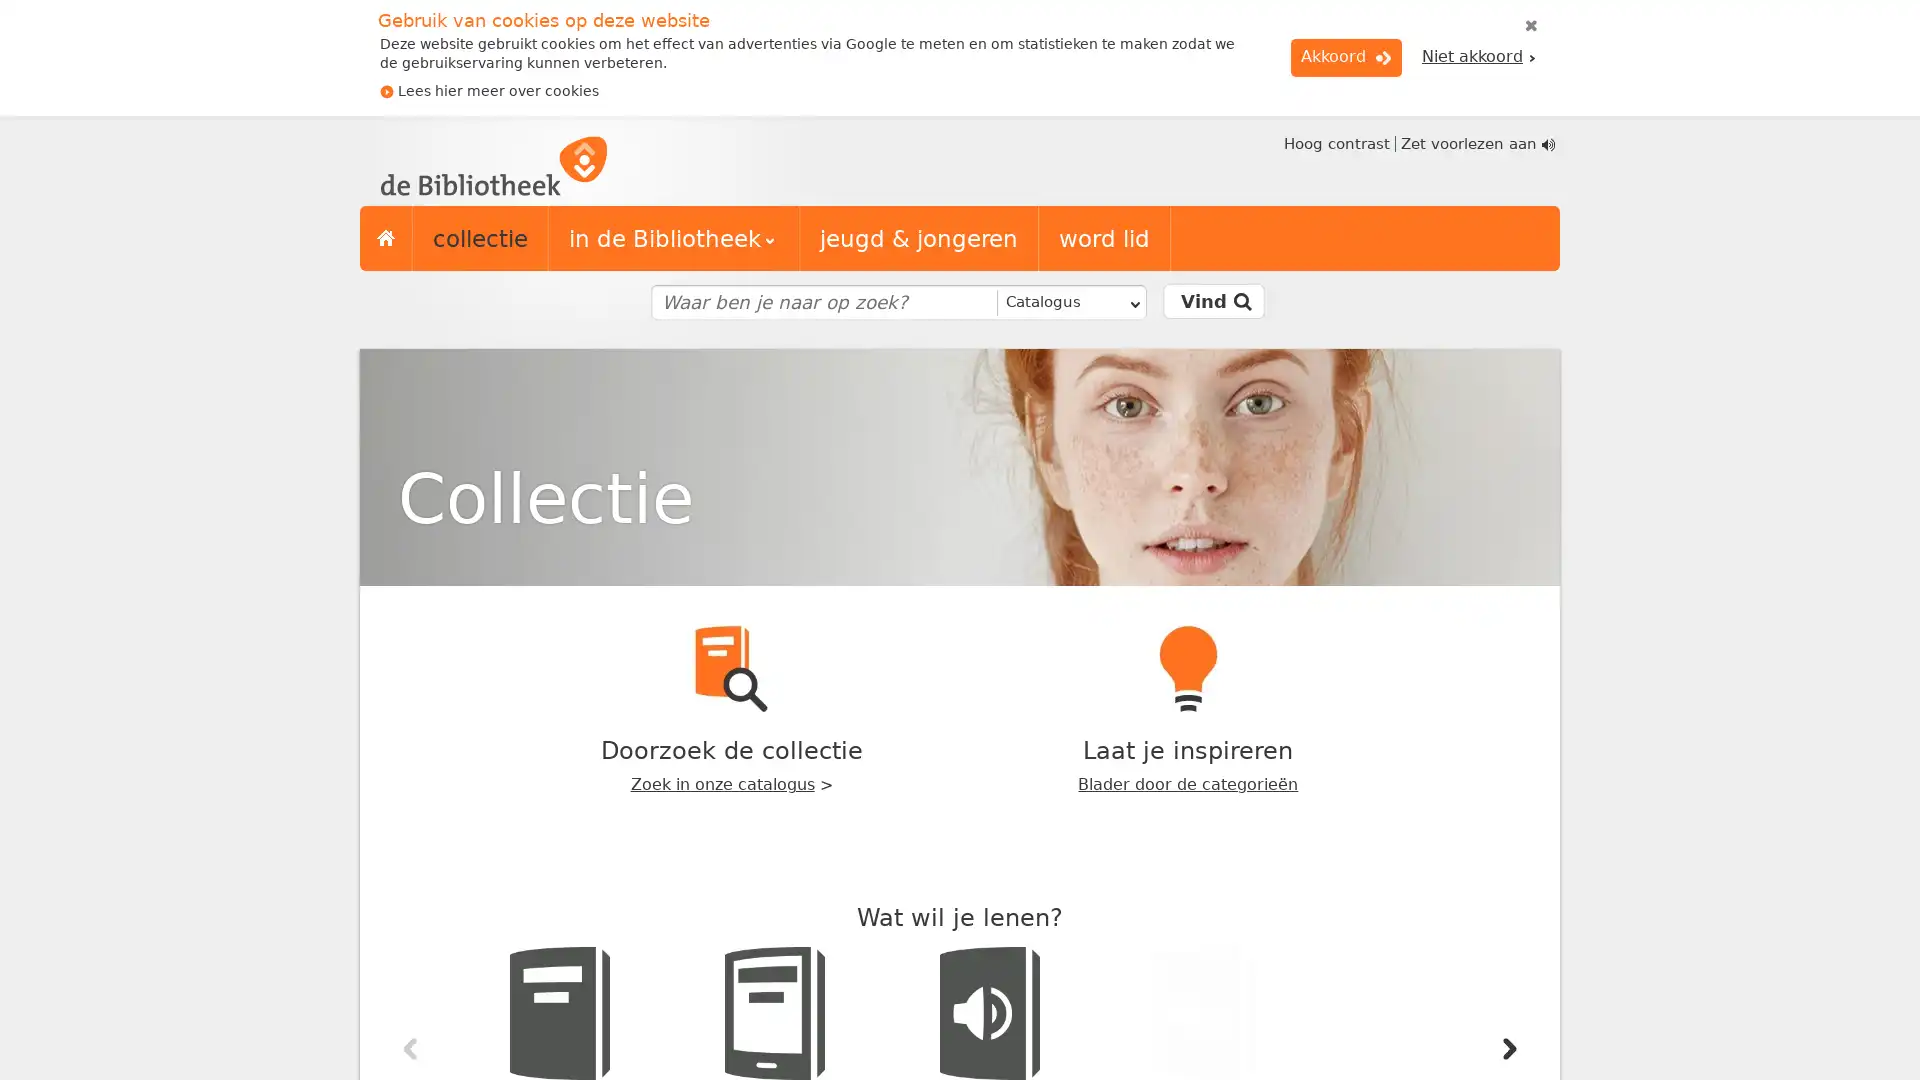 The height and width of the screenshot is (1080, 1920). I want to click on Lees hier meer over cookies, so click(489, 91).